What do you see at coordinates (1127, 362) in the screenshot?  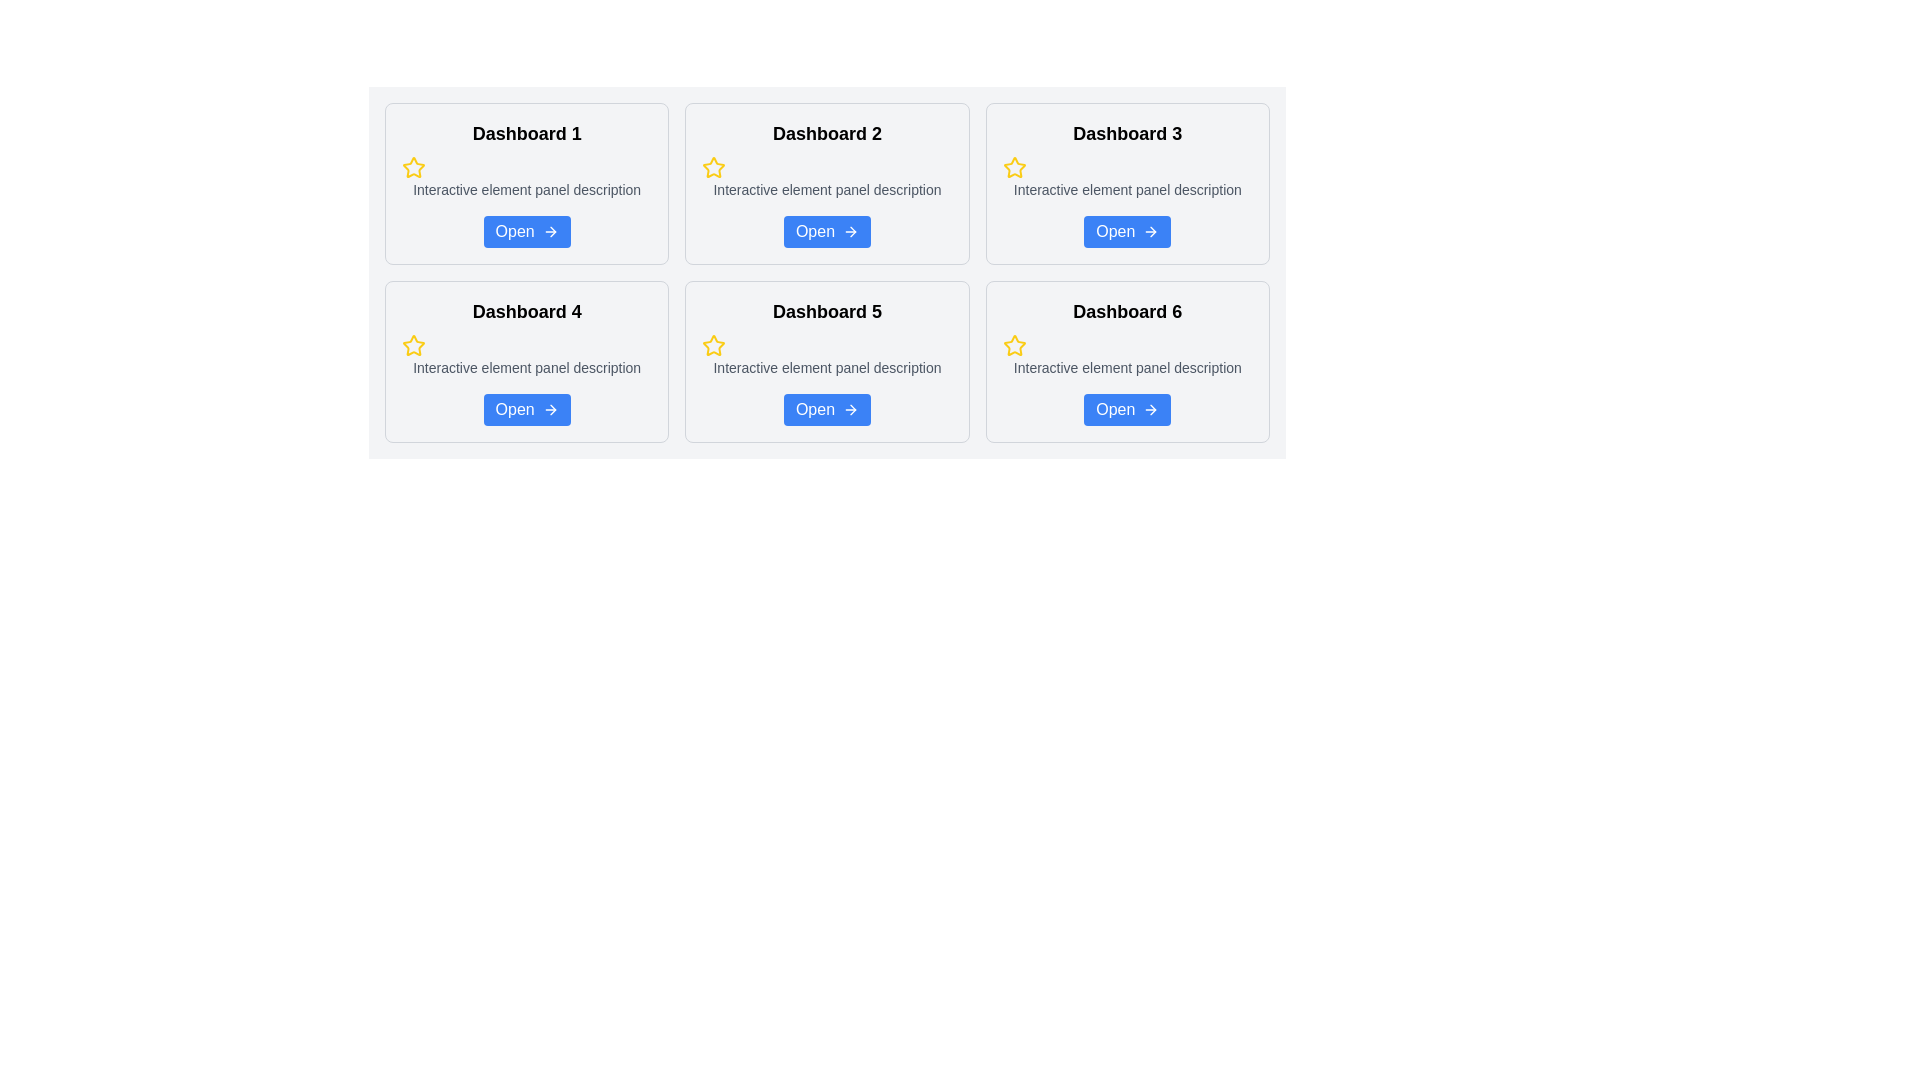 I see `the blue button labeled 'Open' at the bottom of the Dashboard card displaying 'Dashboard 6'` at bounding box center [1127, 362].